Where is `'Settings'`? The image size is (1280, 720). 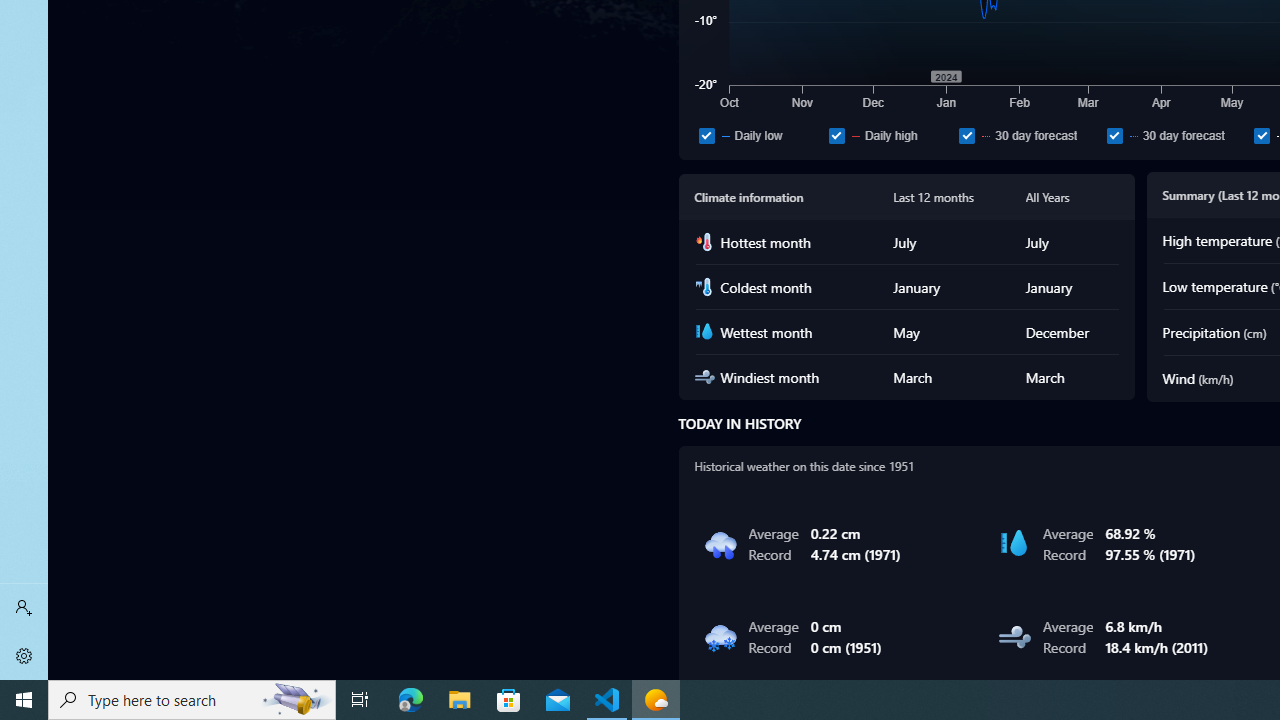 'Settings' is located at coordinates (24, 655).